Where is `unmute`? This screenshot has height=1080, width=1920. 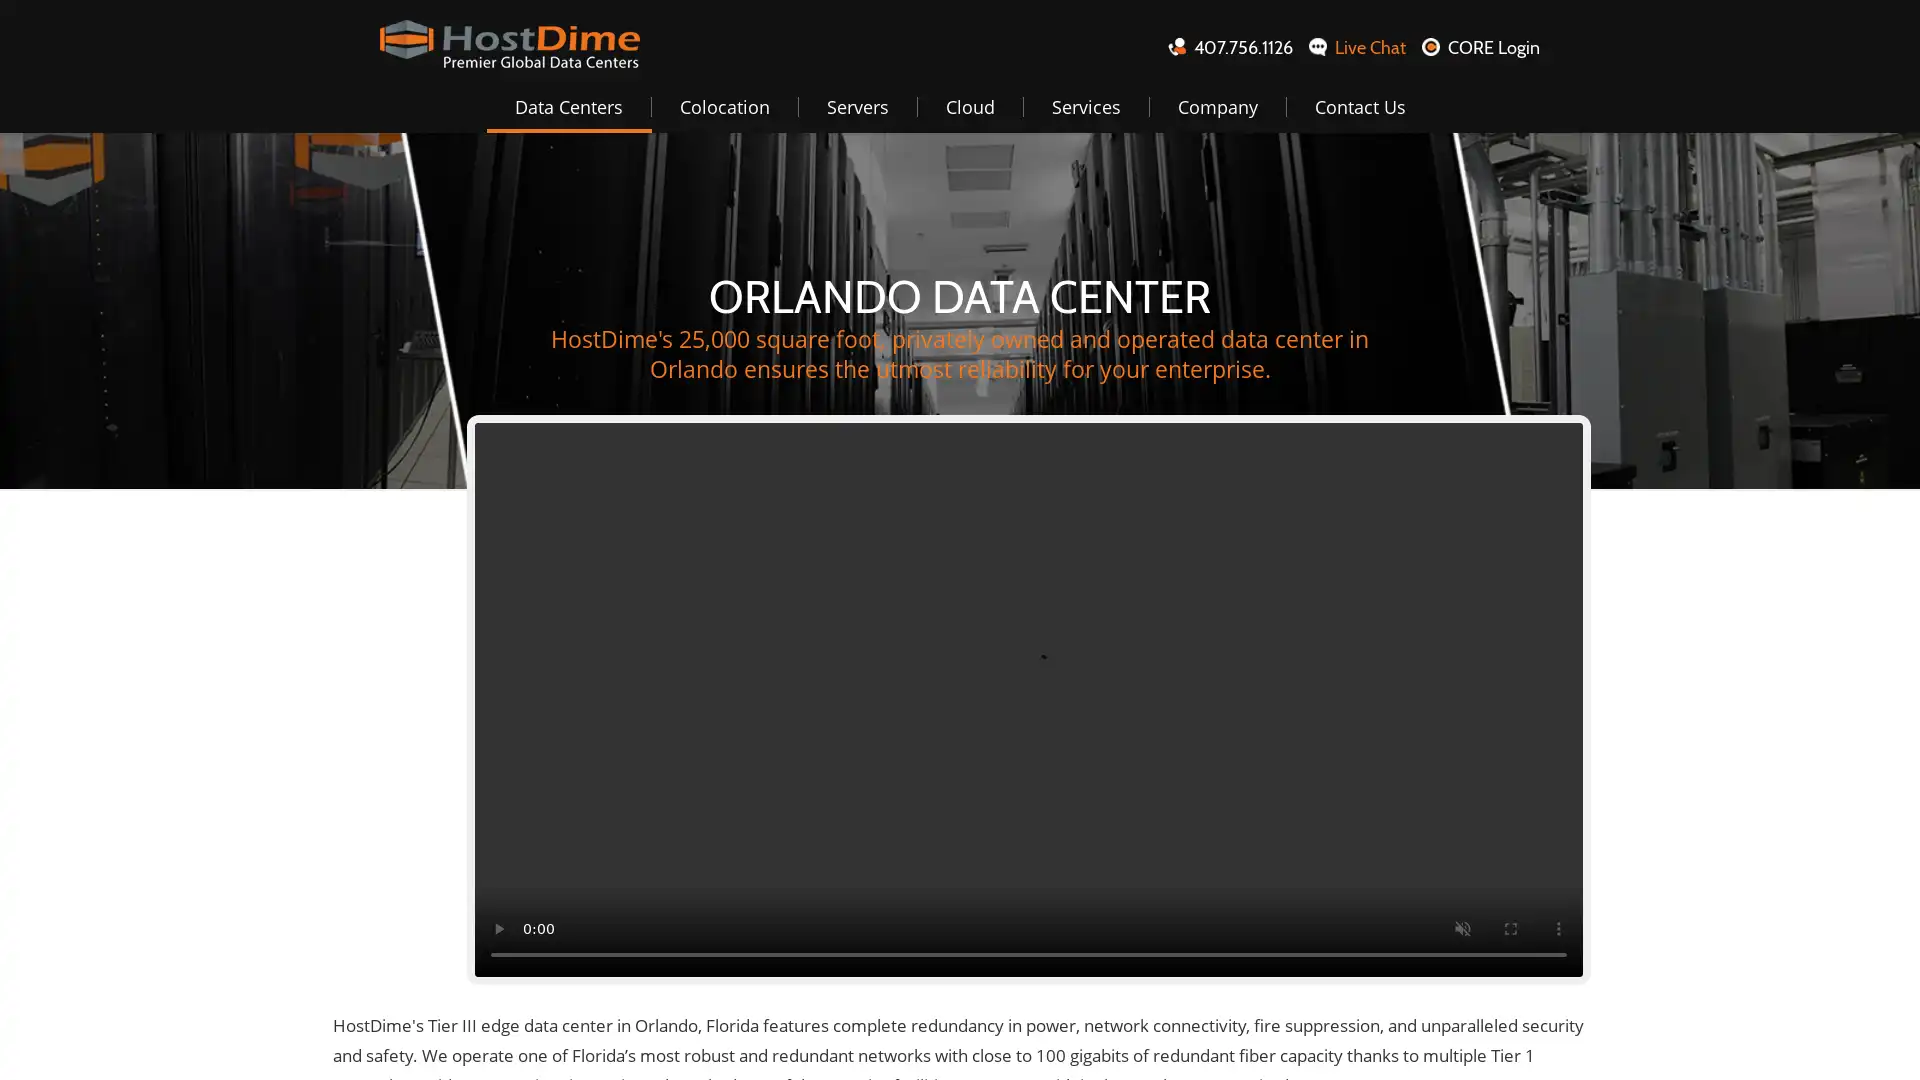
unmute is located at coordinates (1463, 929).